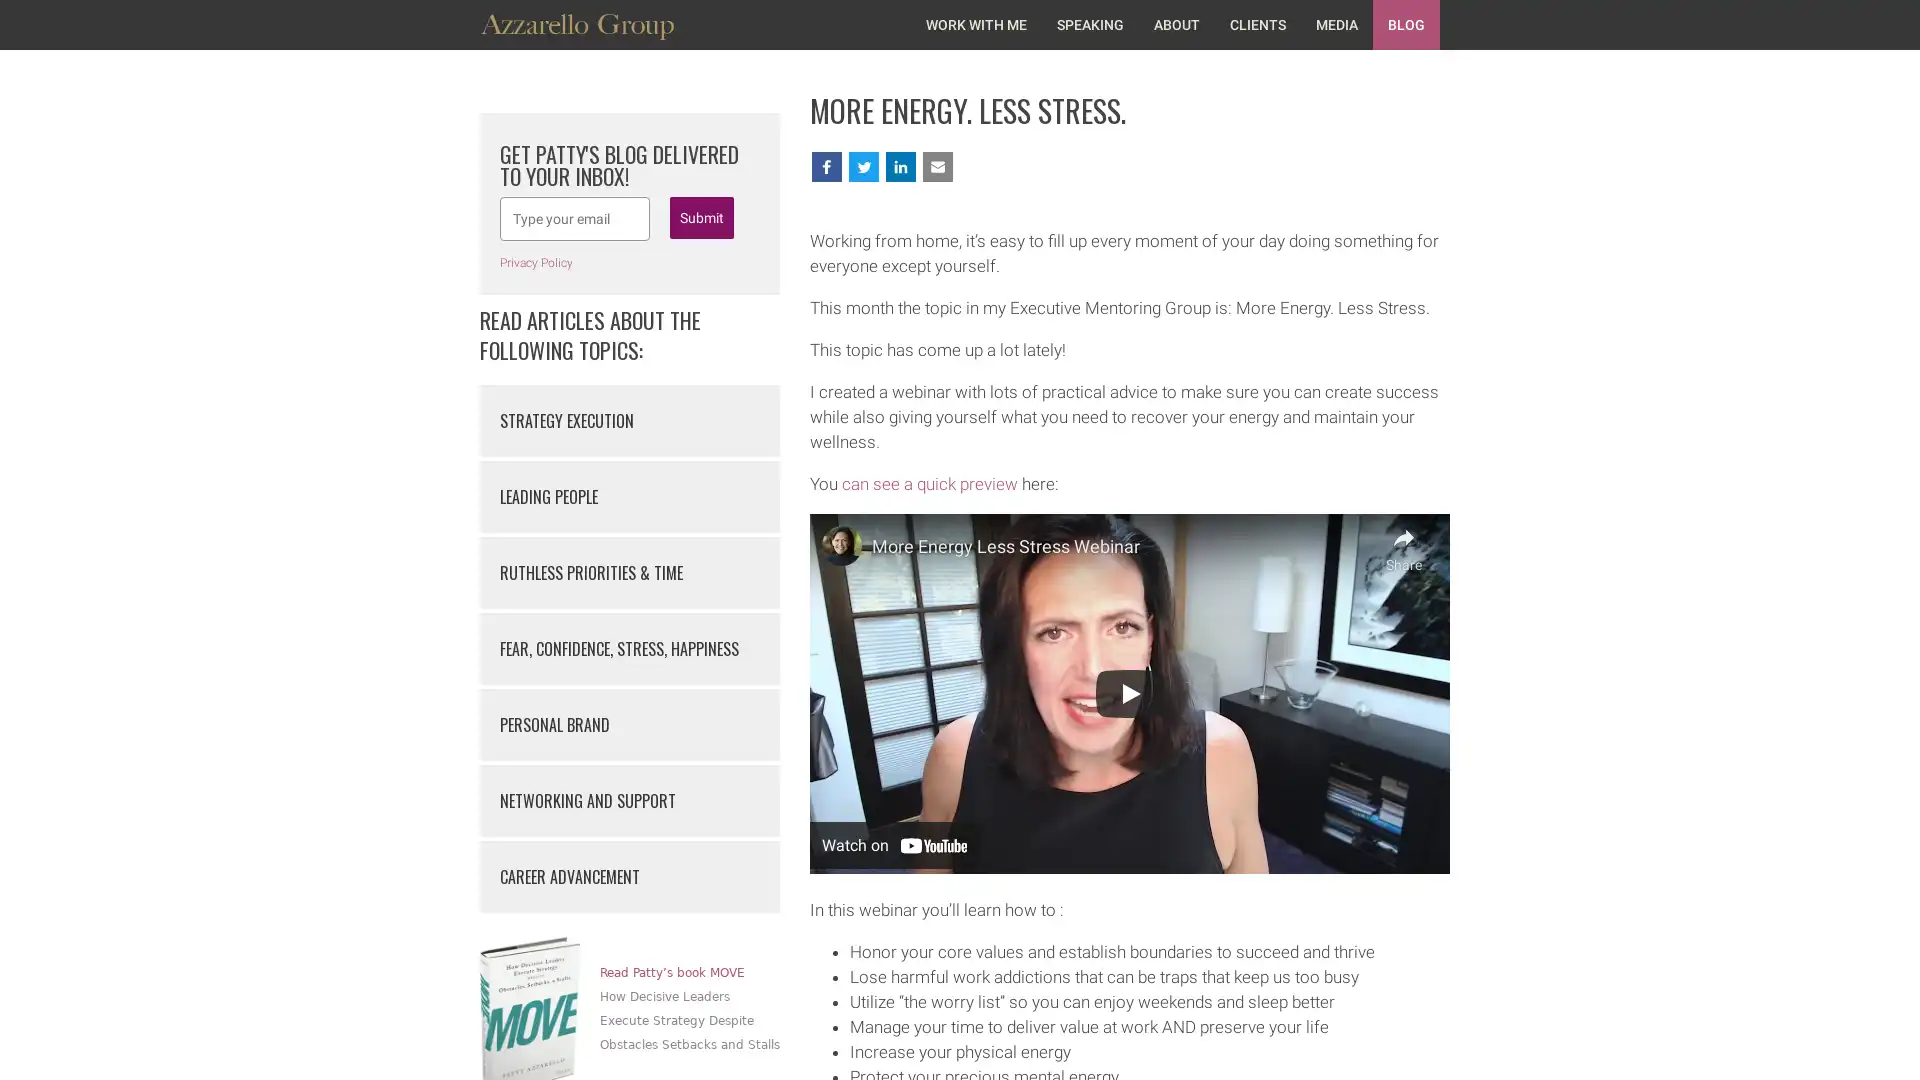 This screenshot has height=1080, width=1920. I want to click on PERSONAL BRAND, so click(628, 725).